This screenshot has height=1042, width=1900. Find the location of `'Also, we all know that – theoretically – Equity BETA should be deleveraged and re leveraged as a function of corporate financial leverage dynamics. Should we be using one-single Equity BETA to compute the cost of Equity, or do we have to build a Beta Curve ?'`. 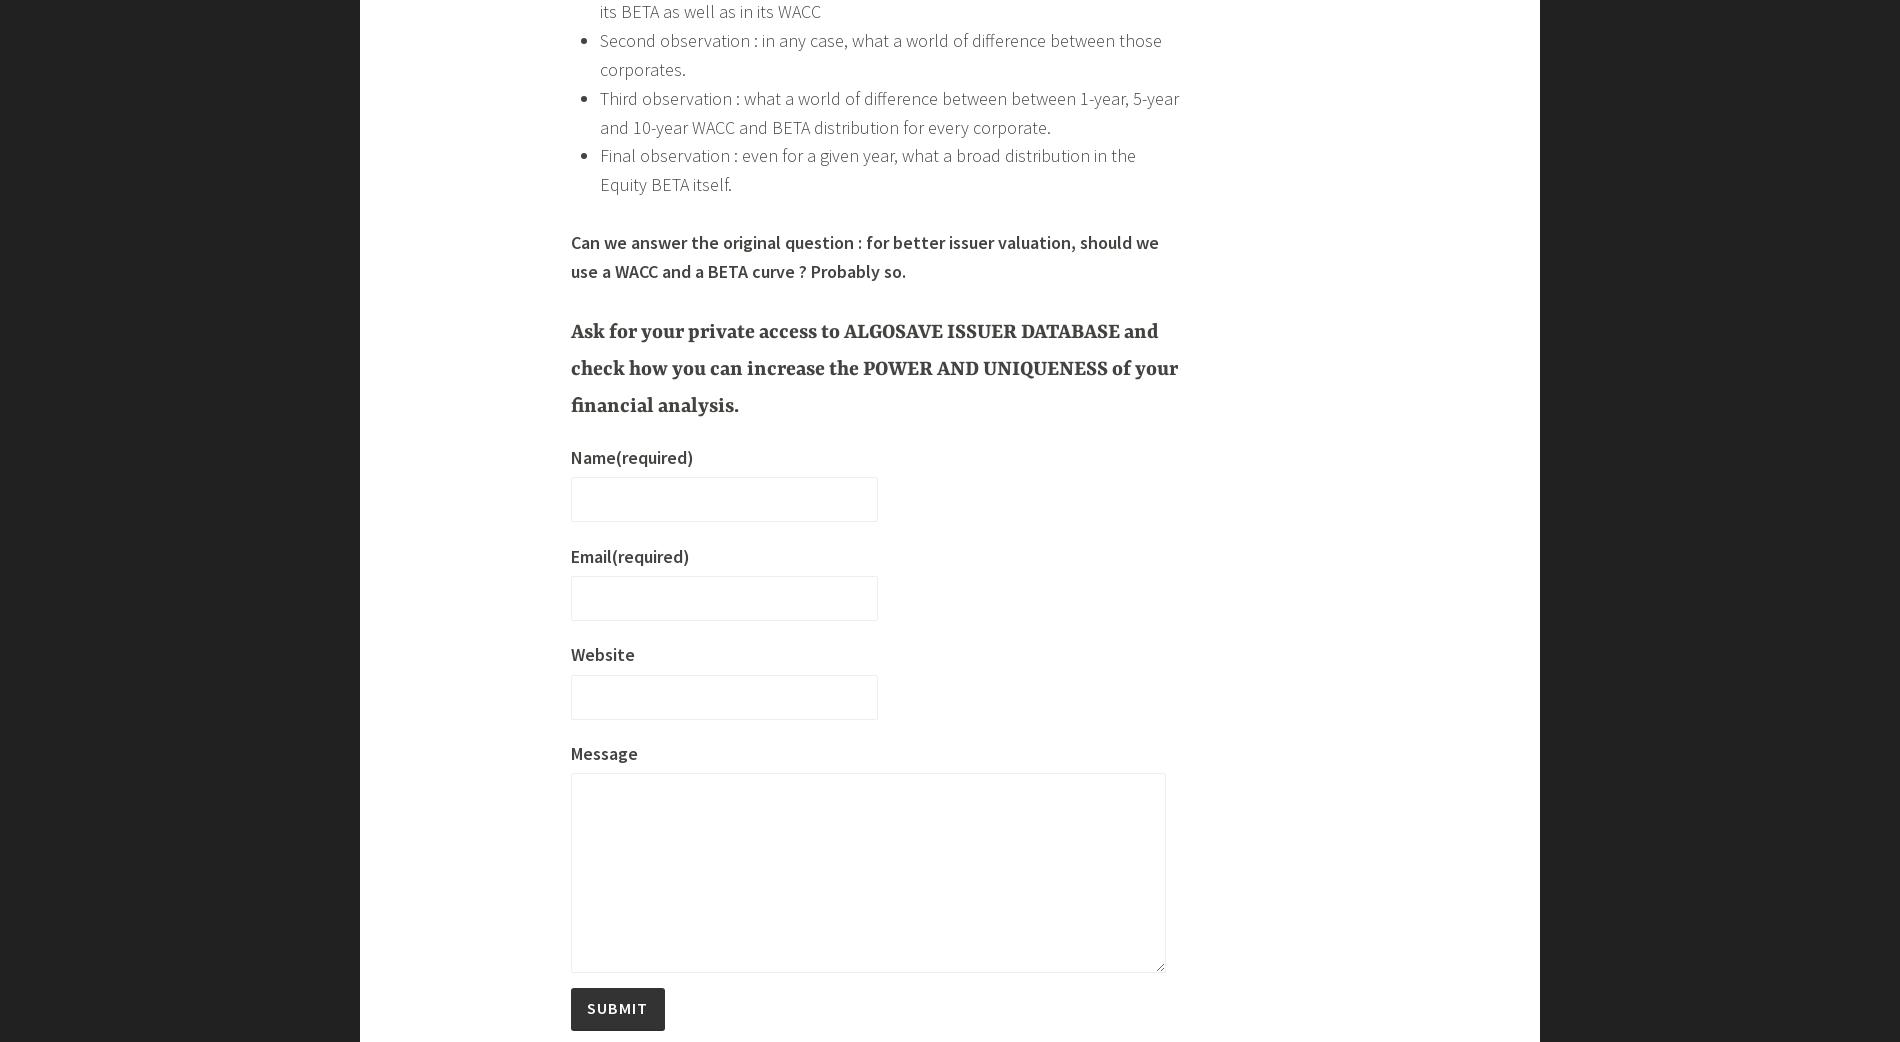

'Also, we all know that – theoretically – Equity BETA should be deleveraged and re leveraged as a function of corporate financial leverage dynamics. Should we be using one-single Equity BETA to compute the cost of Equity, or do we have to build a Beta Curve ?' is located at coordinates (875, 397).